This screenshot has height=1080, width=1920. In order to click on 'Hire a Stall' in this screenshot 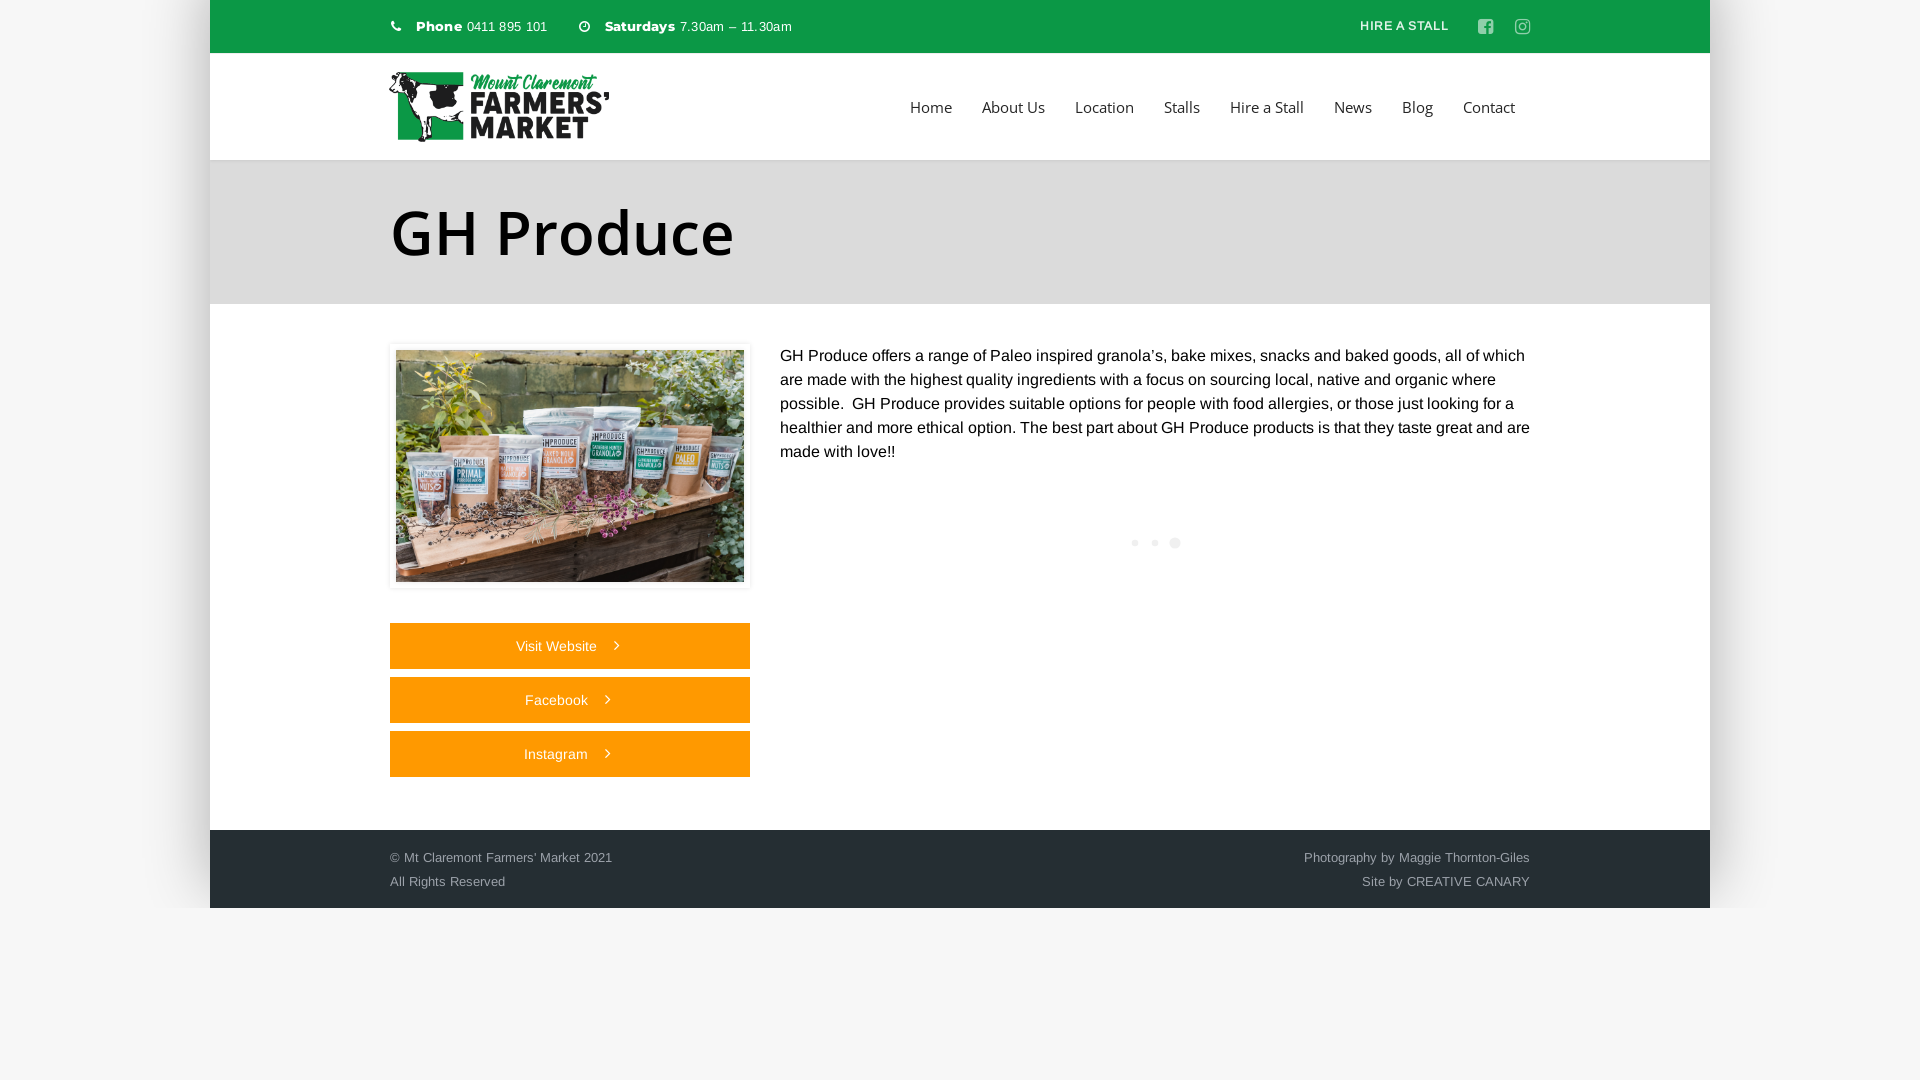, I will do `click(1266, 107)`.